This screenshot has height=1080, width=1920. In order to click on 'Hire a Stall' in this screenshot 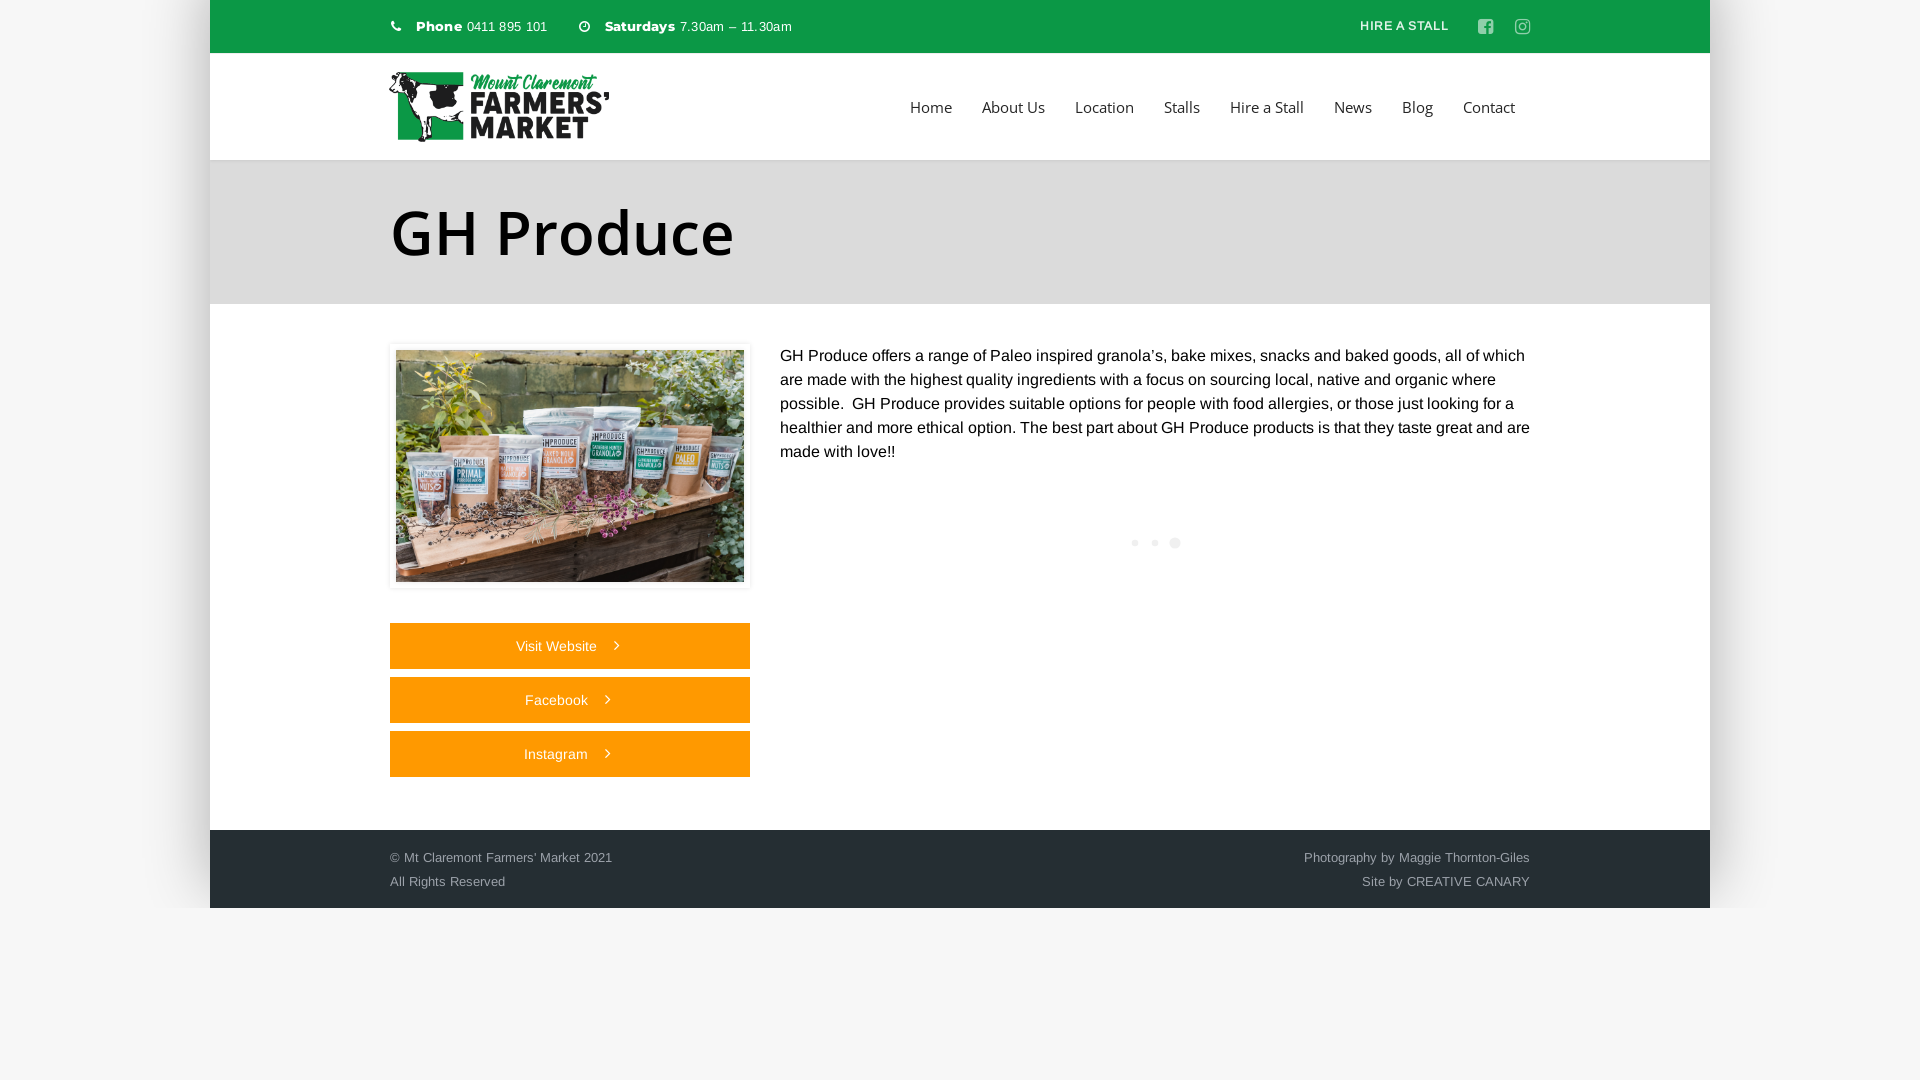, I will do `click(1266, 107)`.